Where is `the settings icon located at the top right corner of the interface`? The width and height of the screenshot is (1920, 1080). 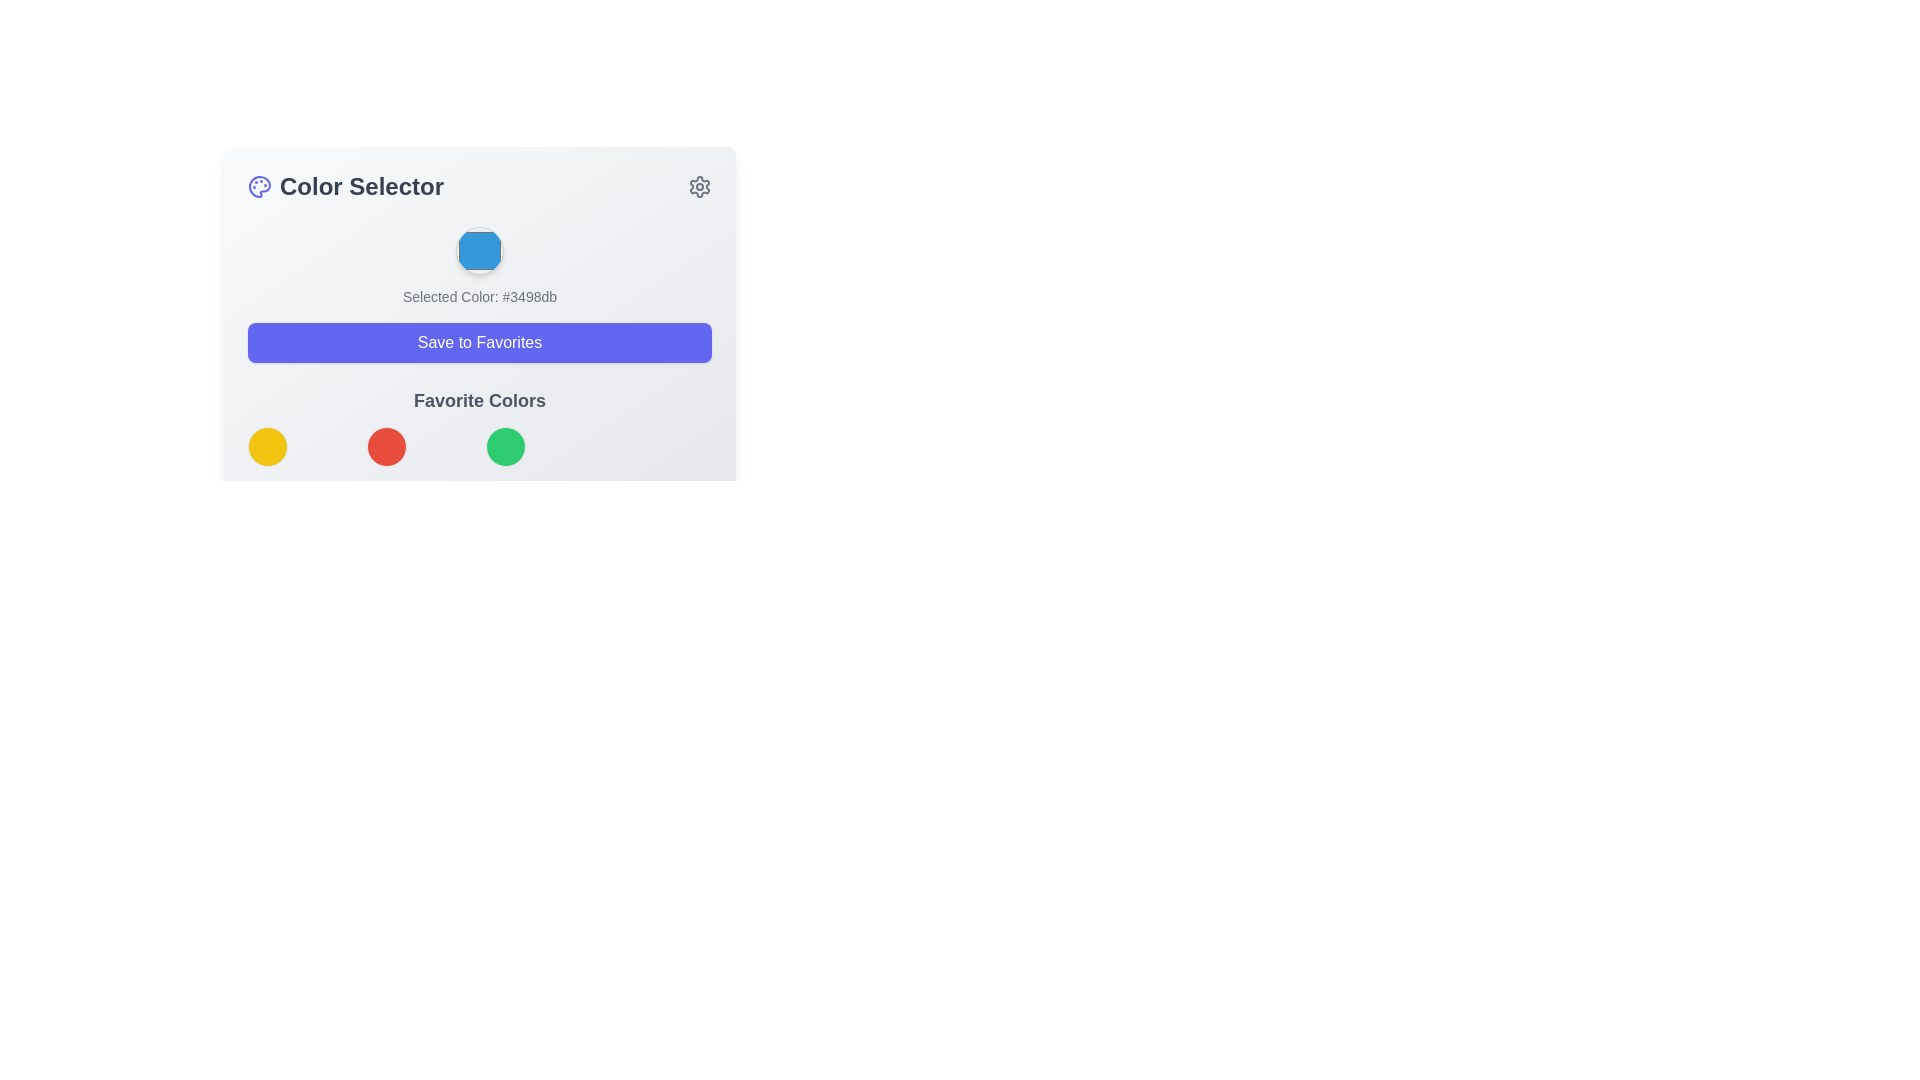 the settings icon located at the top right corner of the interface is located at coordinates (700, 186).